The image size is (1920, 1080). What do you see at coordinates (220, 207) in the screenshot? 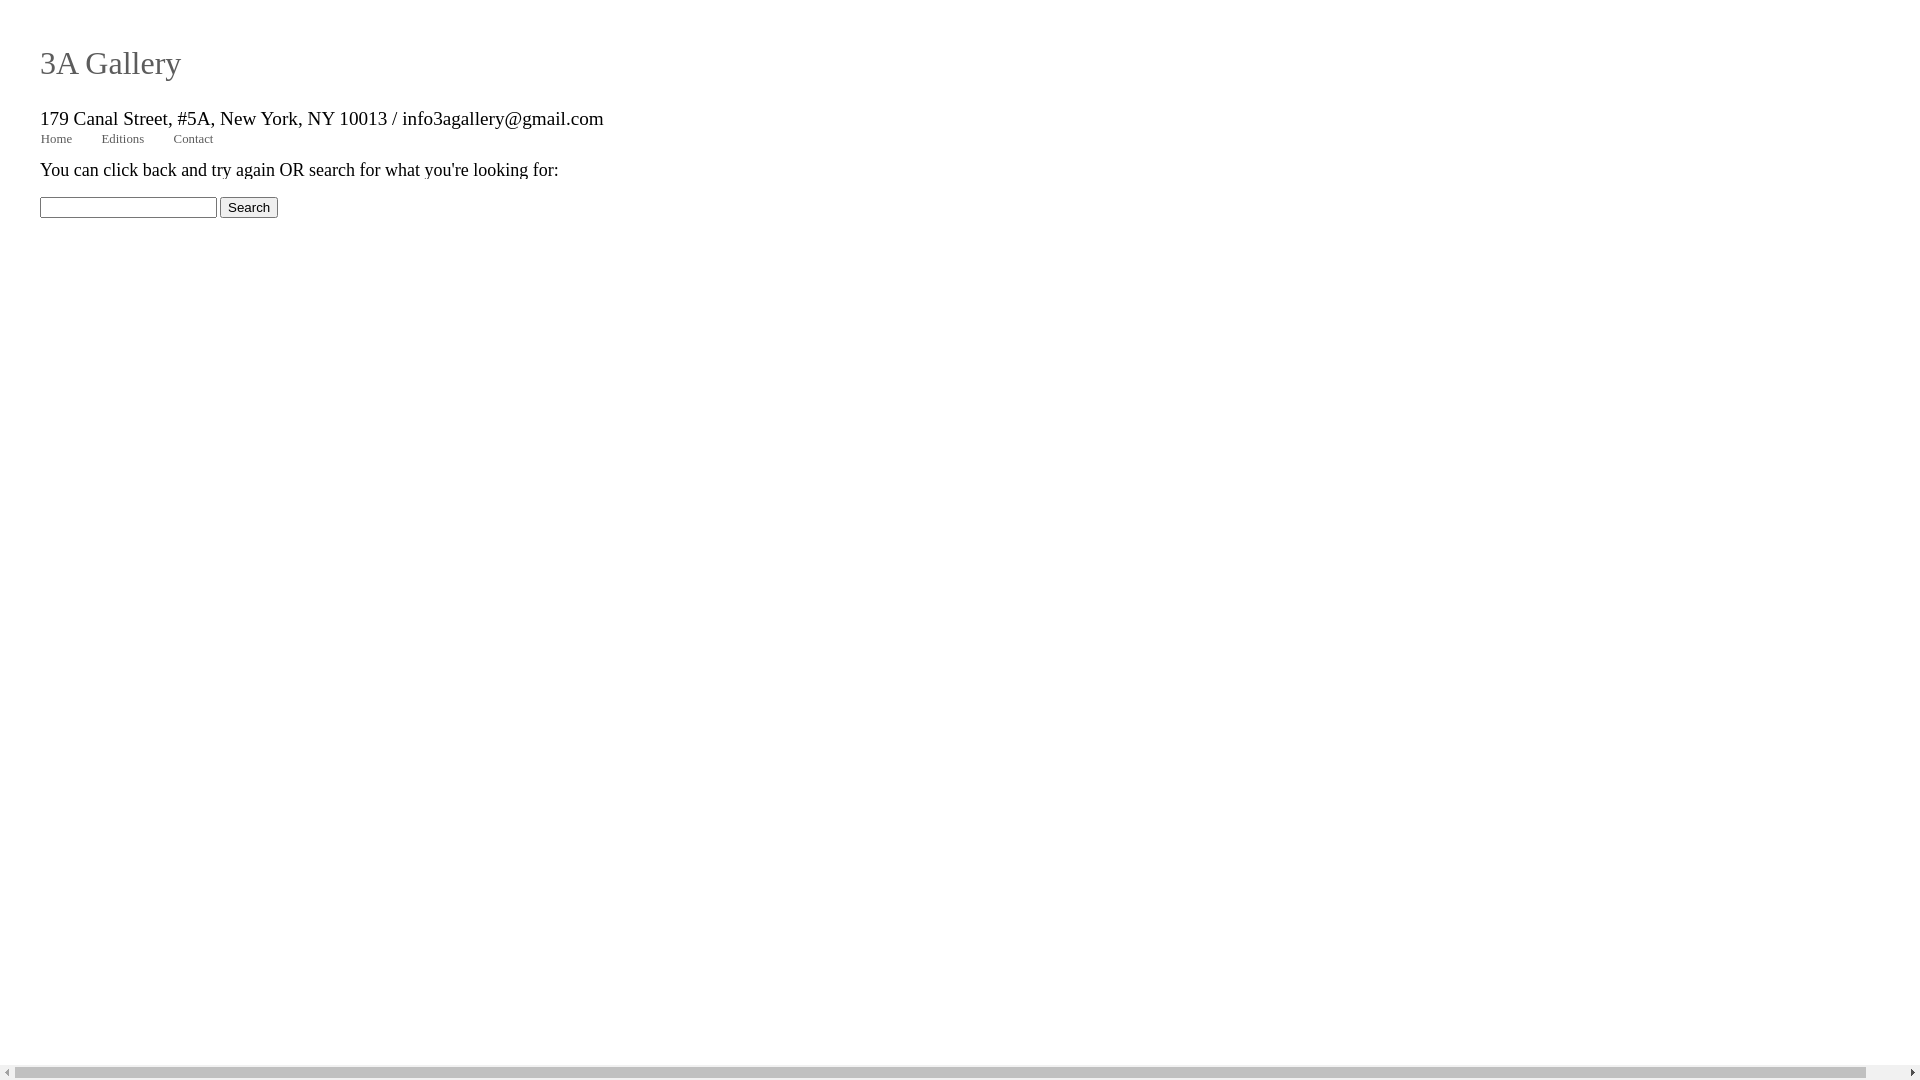
I see `'Search'` at bounding box center [220, 207].